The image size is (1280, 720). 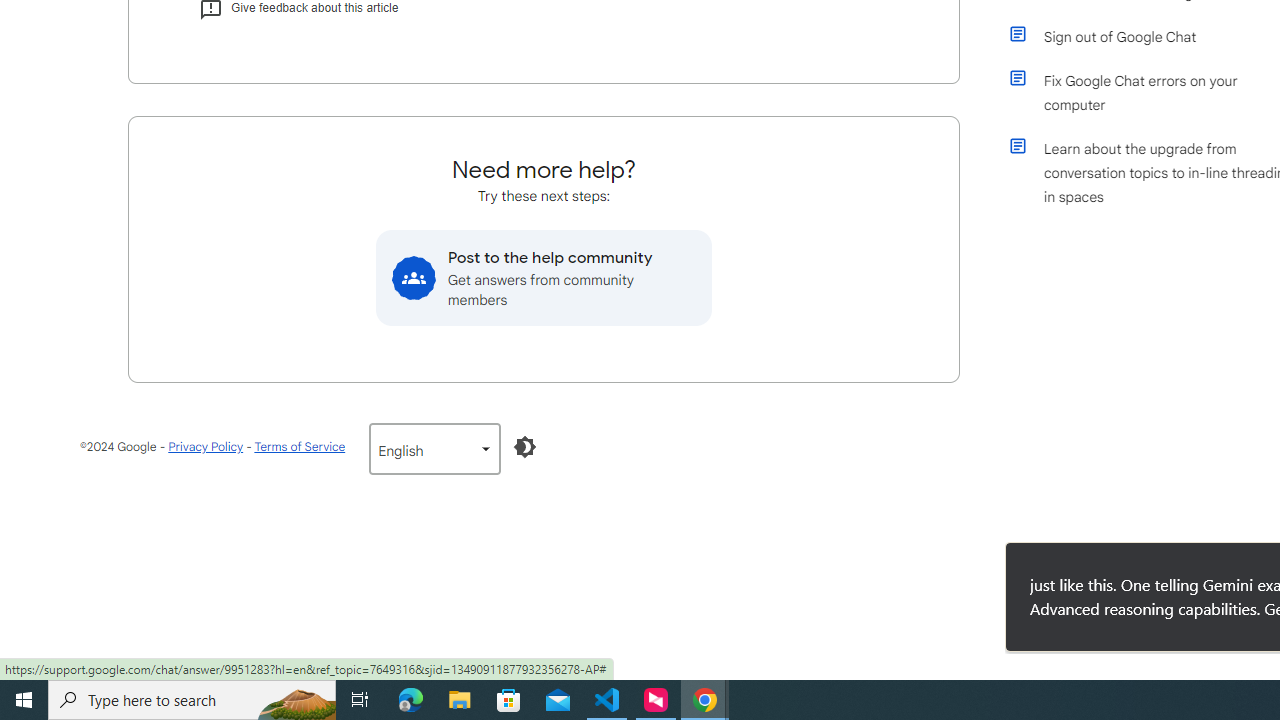 I want to click on 'Enable Dark Mode', so click(x=525, y=446).